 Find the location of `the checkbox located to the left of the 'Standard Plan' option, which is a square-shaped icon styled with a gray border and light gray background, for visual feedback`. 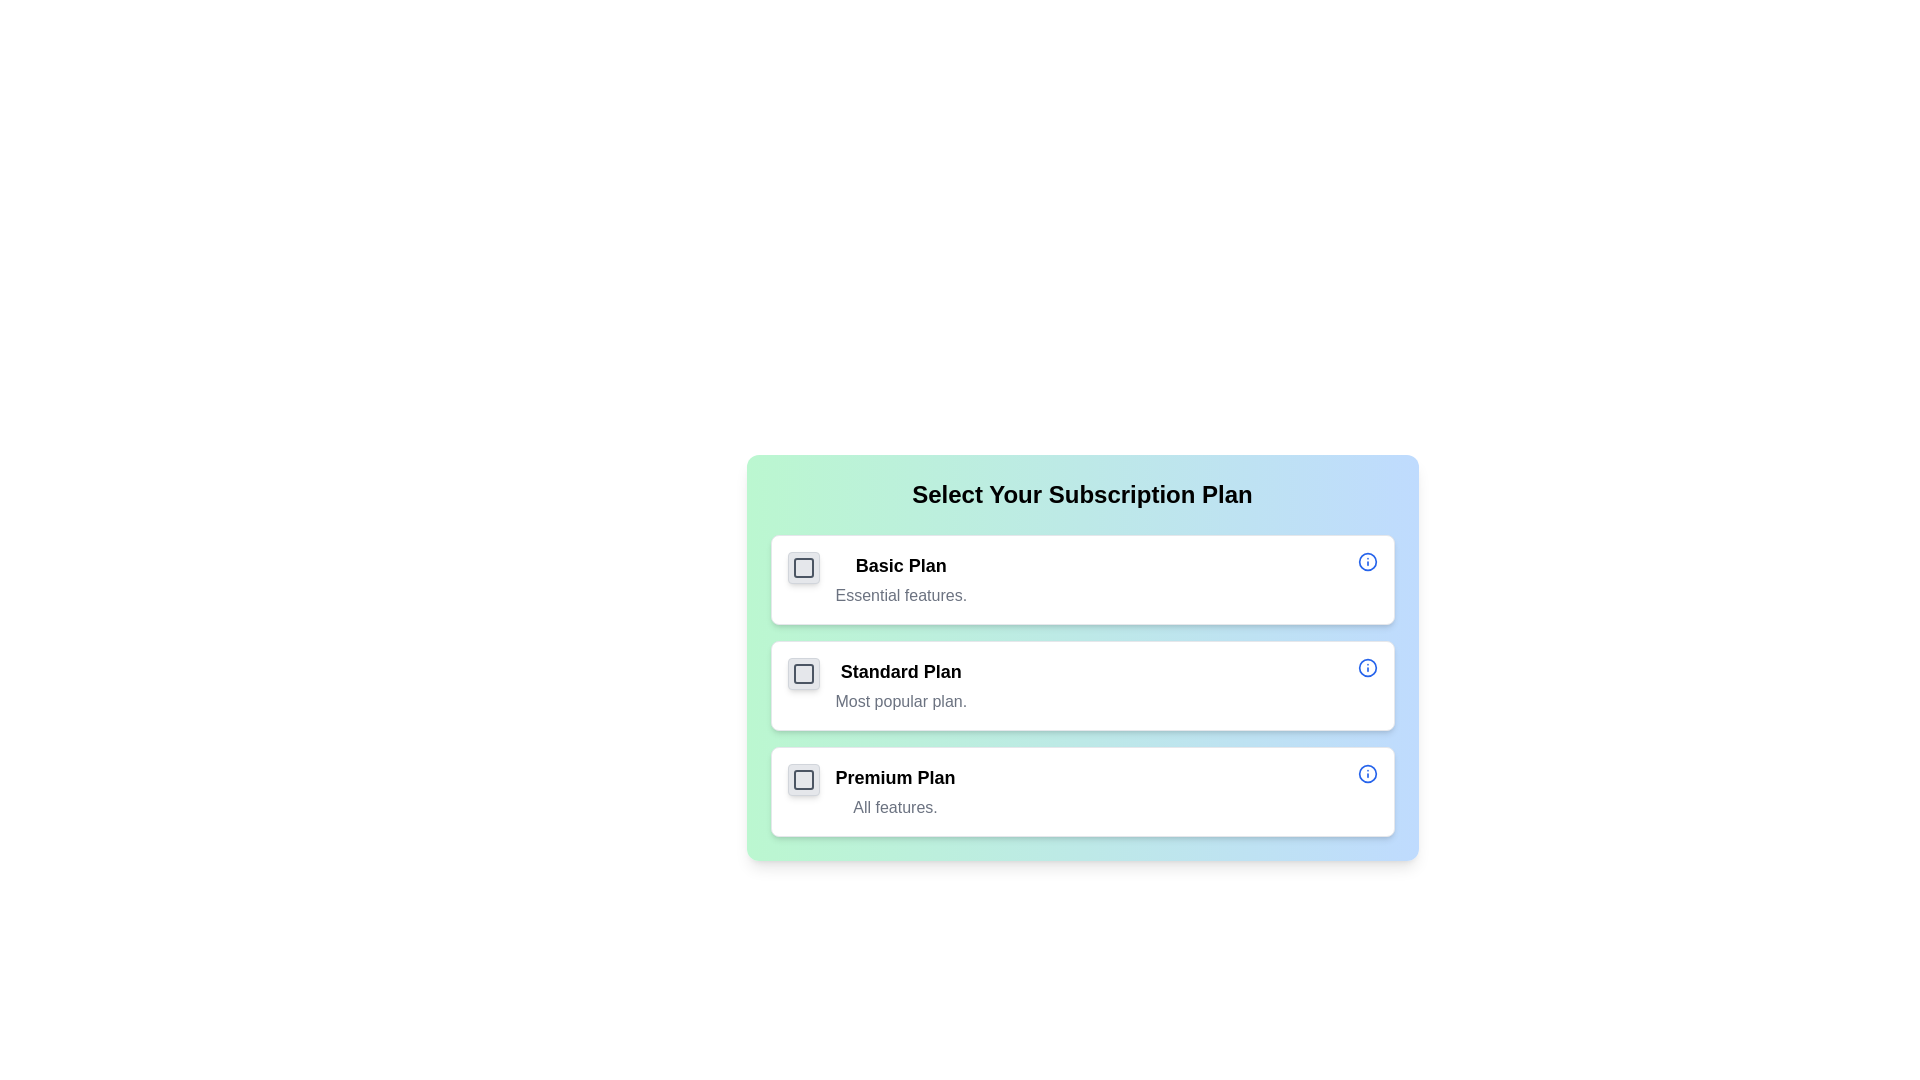

the checkbox located to the left of the 'Standard Plan' option, which is a square-shaped icon styled with a gray border and light gray background, for visual feedback is located at coordinates (803, 674).